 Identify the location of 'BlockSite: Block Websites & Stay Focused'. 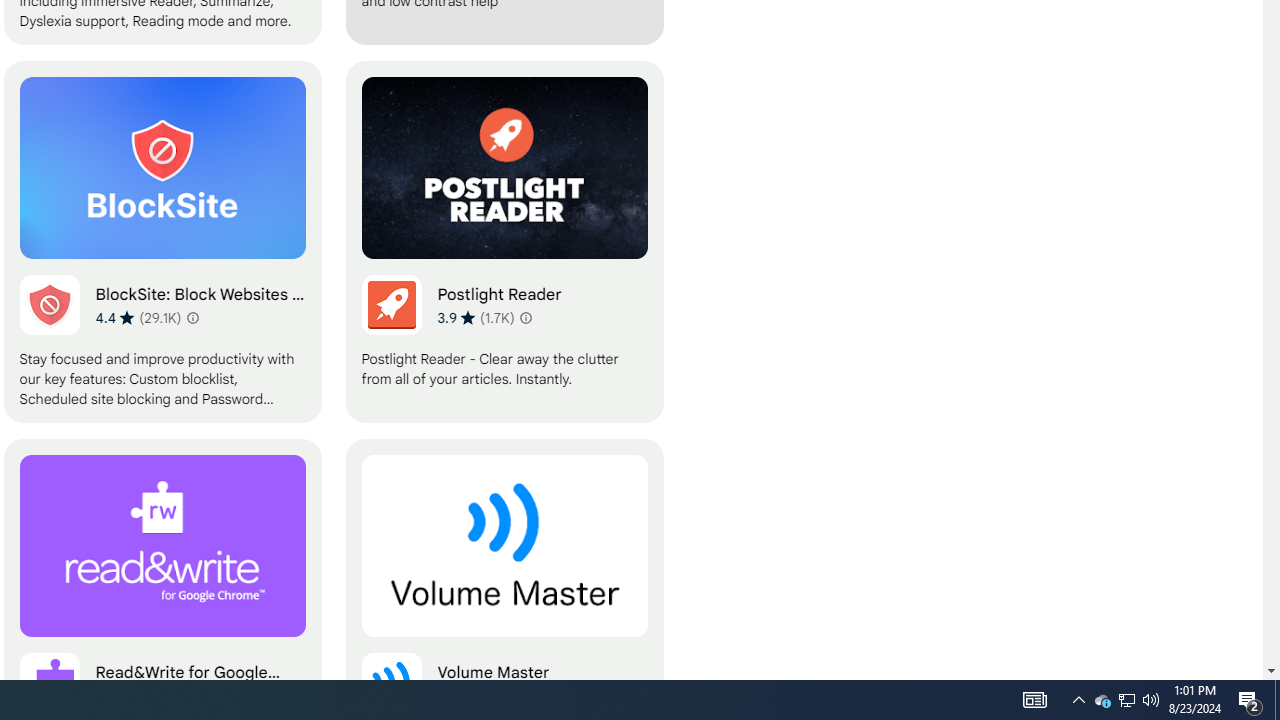
(162, 241).